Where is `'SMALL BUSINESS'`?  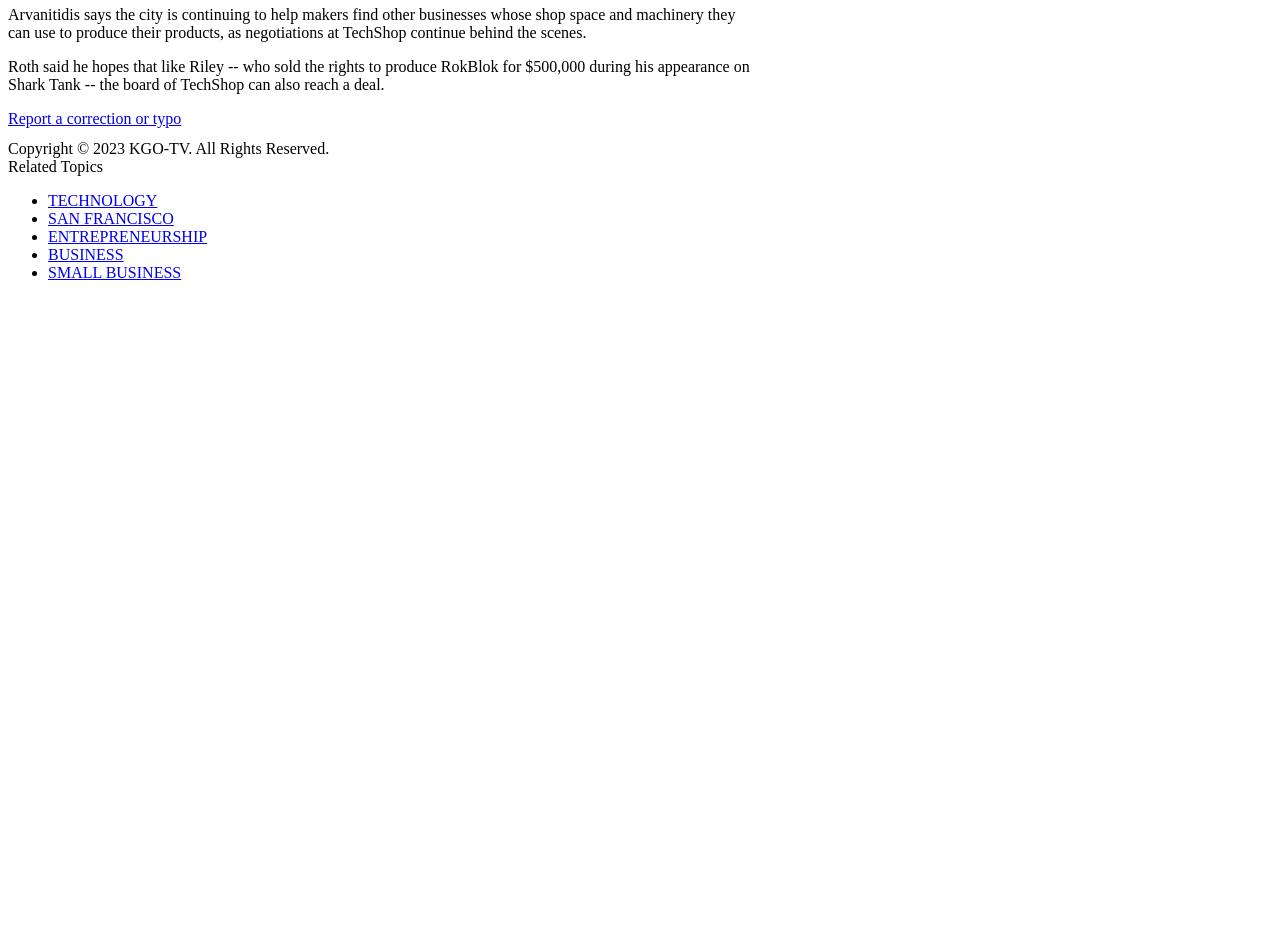 'SMALL BUSINESS' is located at coordinates (114, 271).